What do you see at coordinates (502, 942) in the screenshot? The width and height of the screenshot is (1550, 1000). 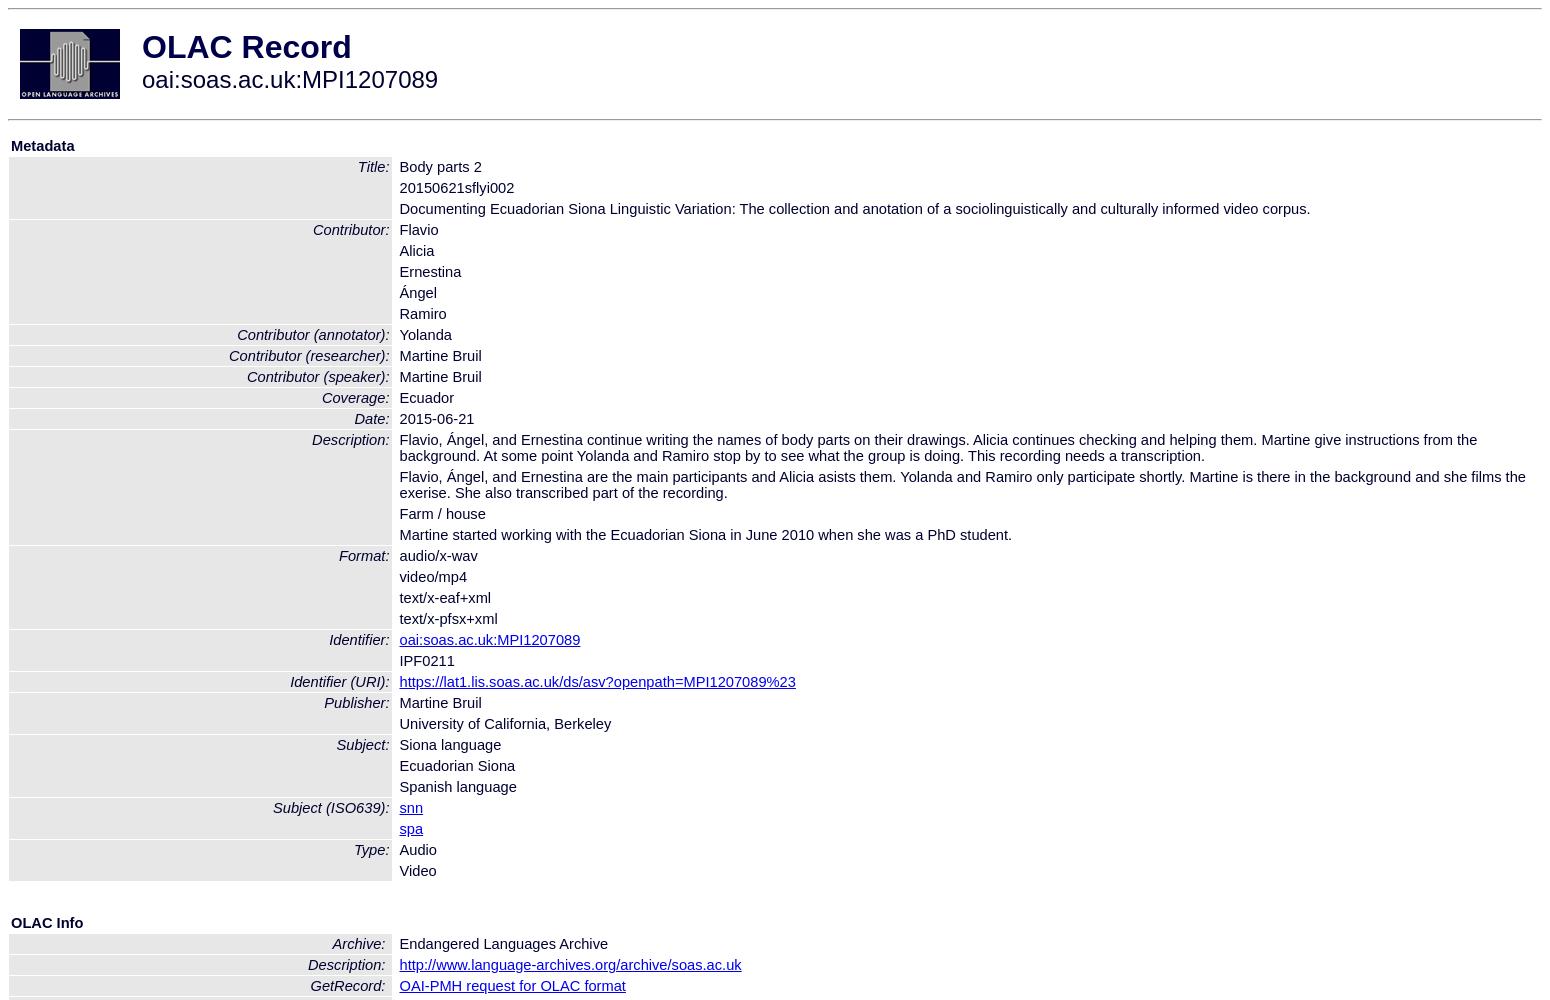 I see `'Endangered Languages Archive'` at bounding box center [502, 942].